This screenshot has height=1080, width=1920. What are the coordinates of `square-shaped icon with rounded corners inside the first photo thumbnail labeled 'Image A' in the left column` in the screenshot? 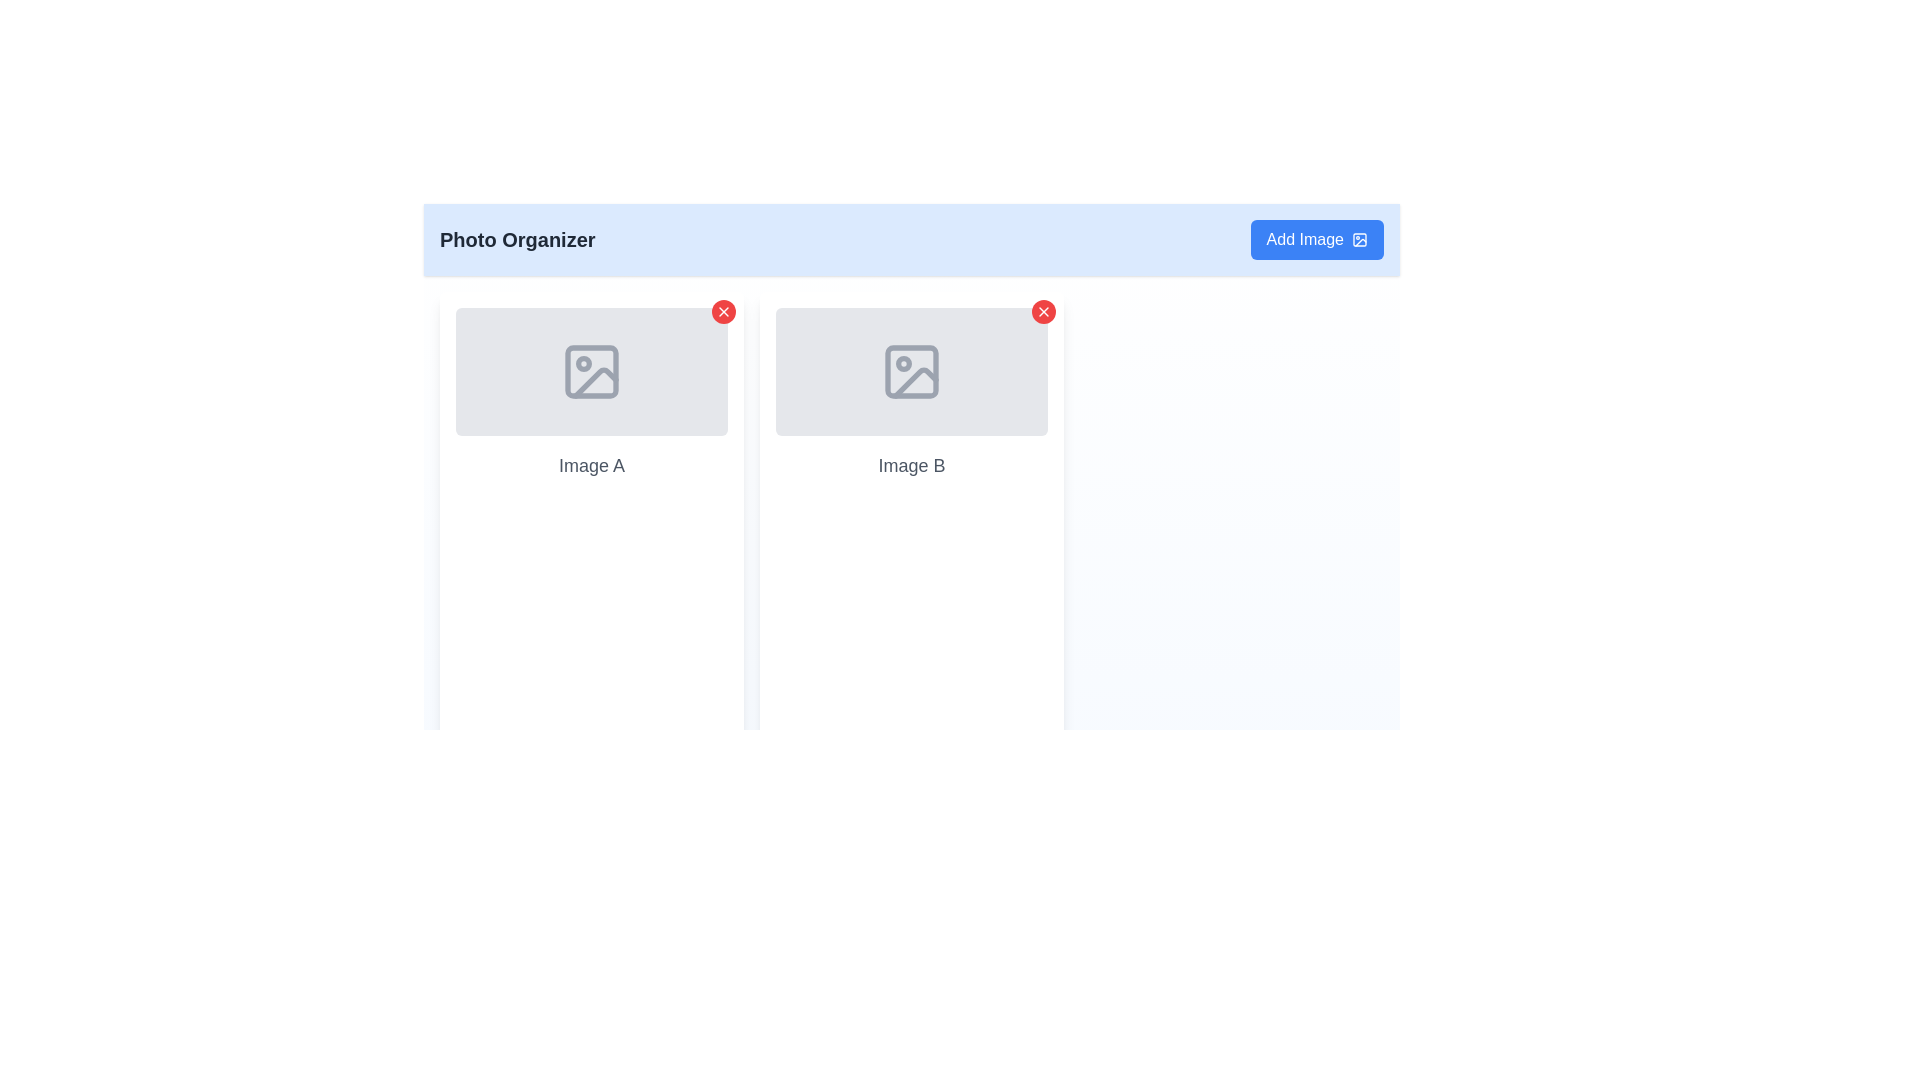 It's located at (590, 371).